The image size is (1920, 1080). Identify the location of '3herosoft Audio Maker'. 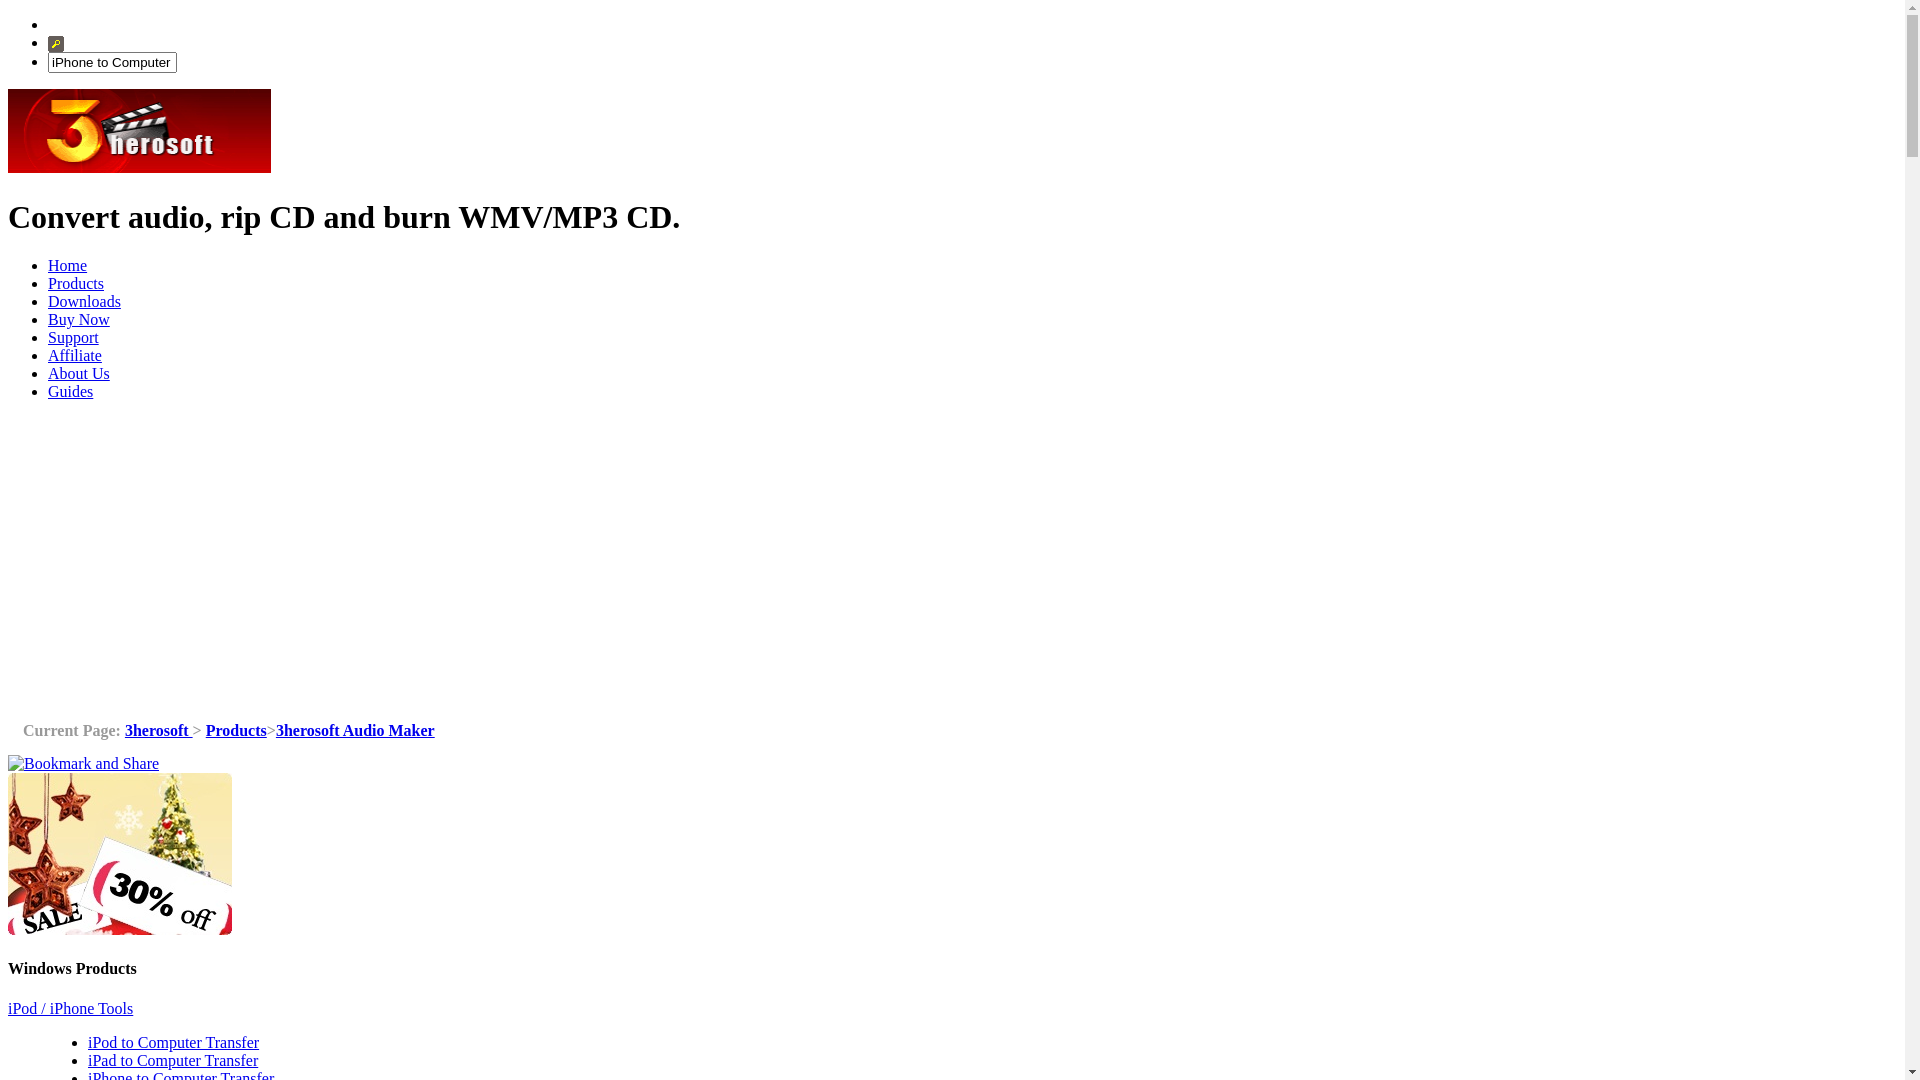
(355, 730).